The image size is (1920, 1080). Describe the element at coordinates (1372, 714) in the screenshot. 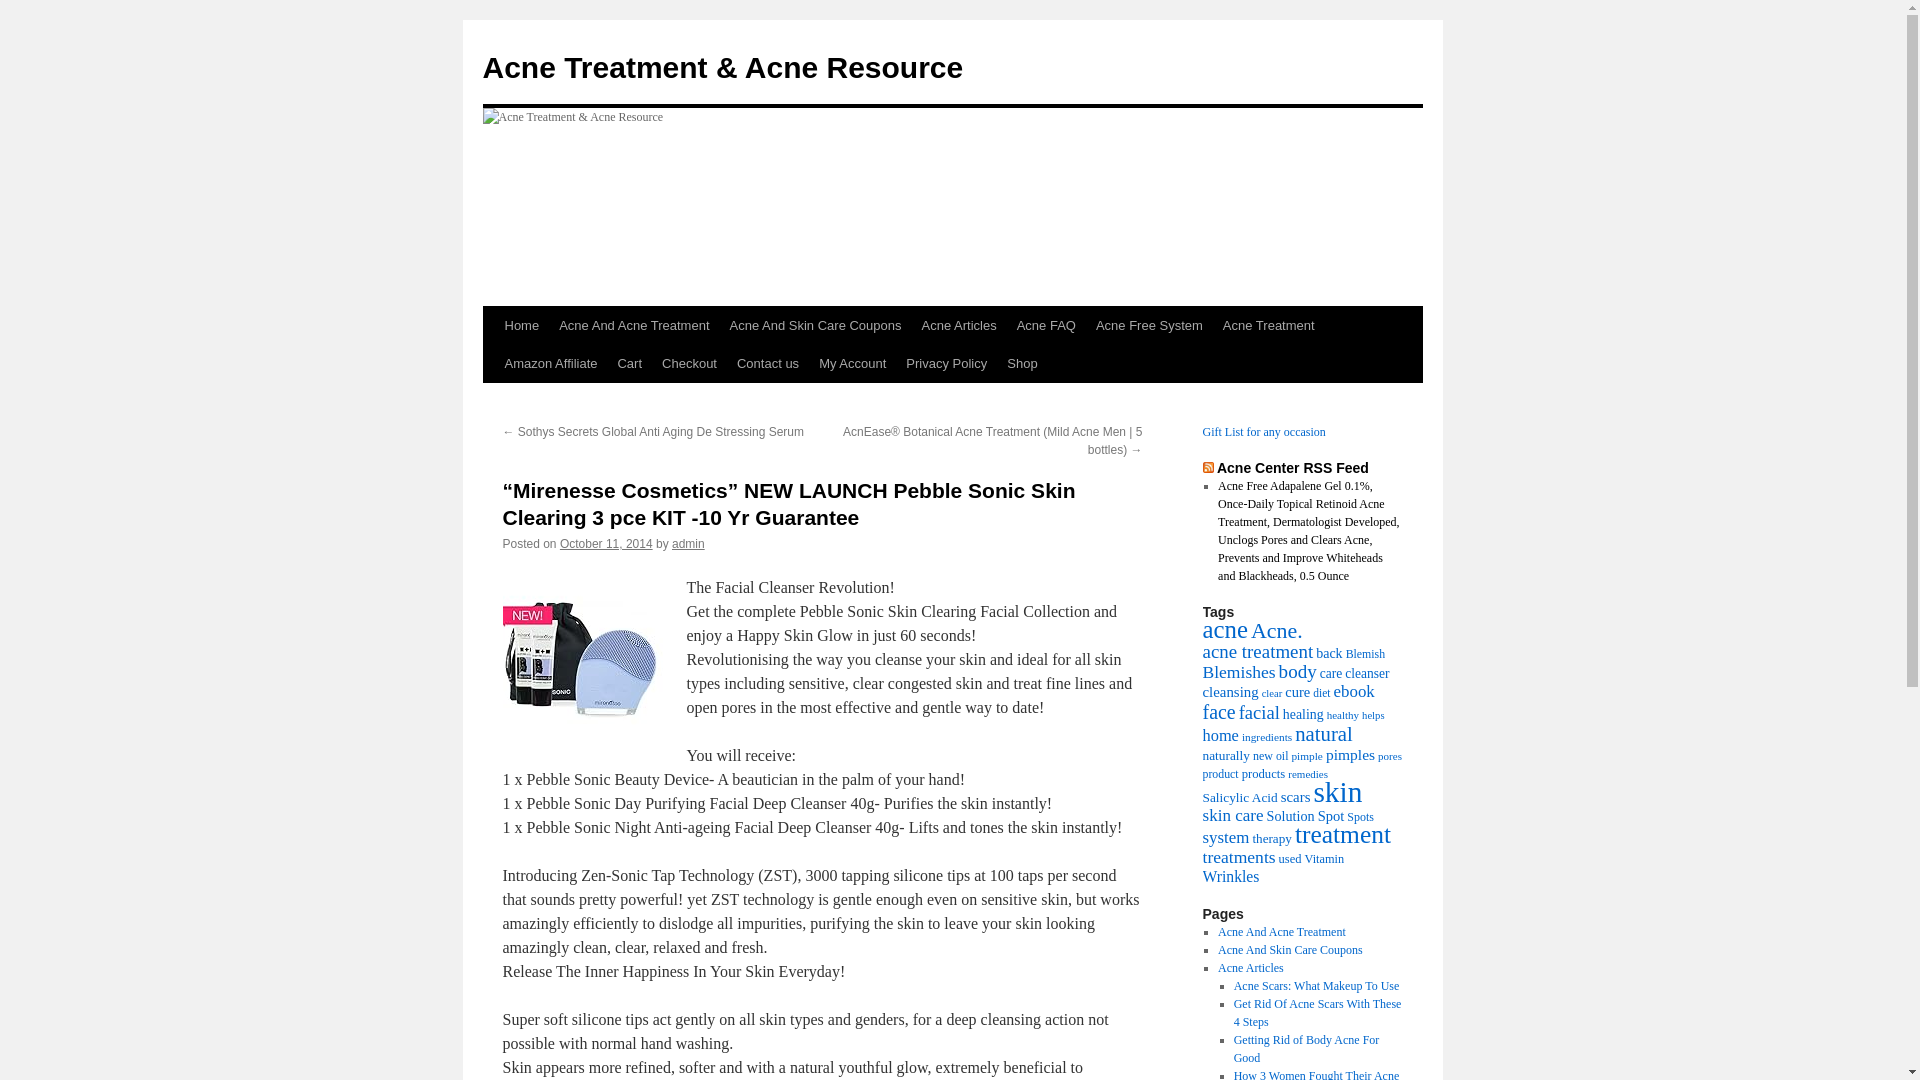

I see `'helps'` at that location.